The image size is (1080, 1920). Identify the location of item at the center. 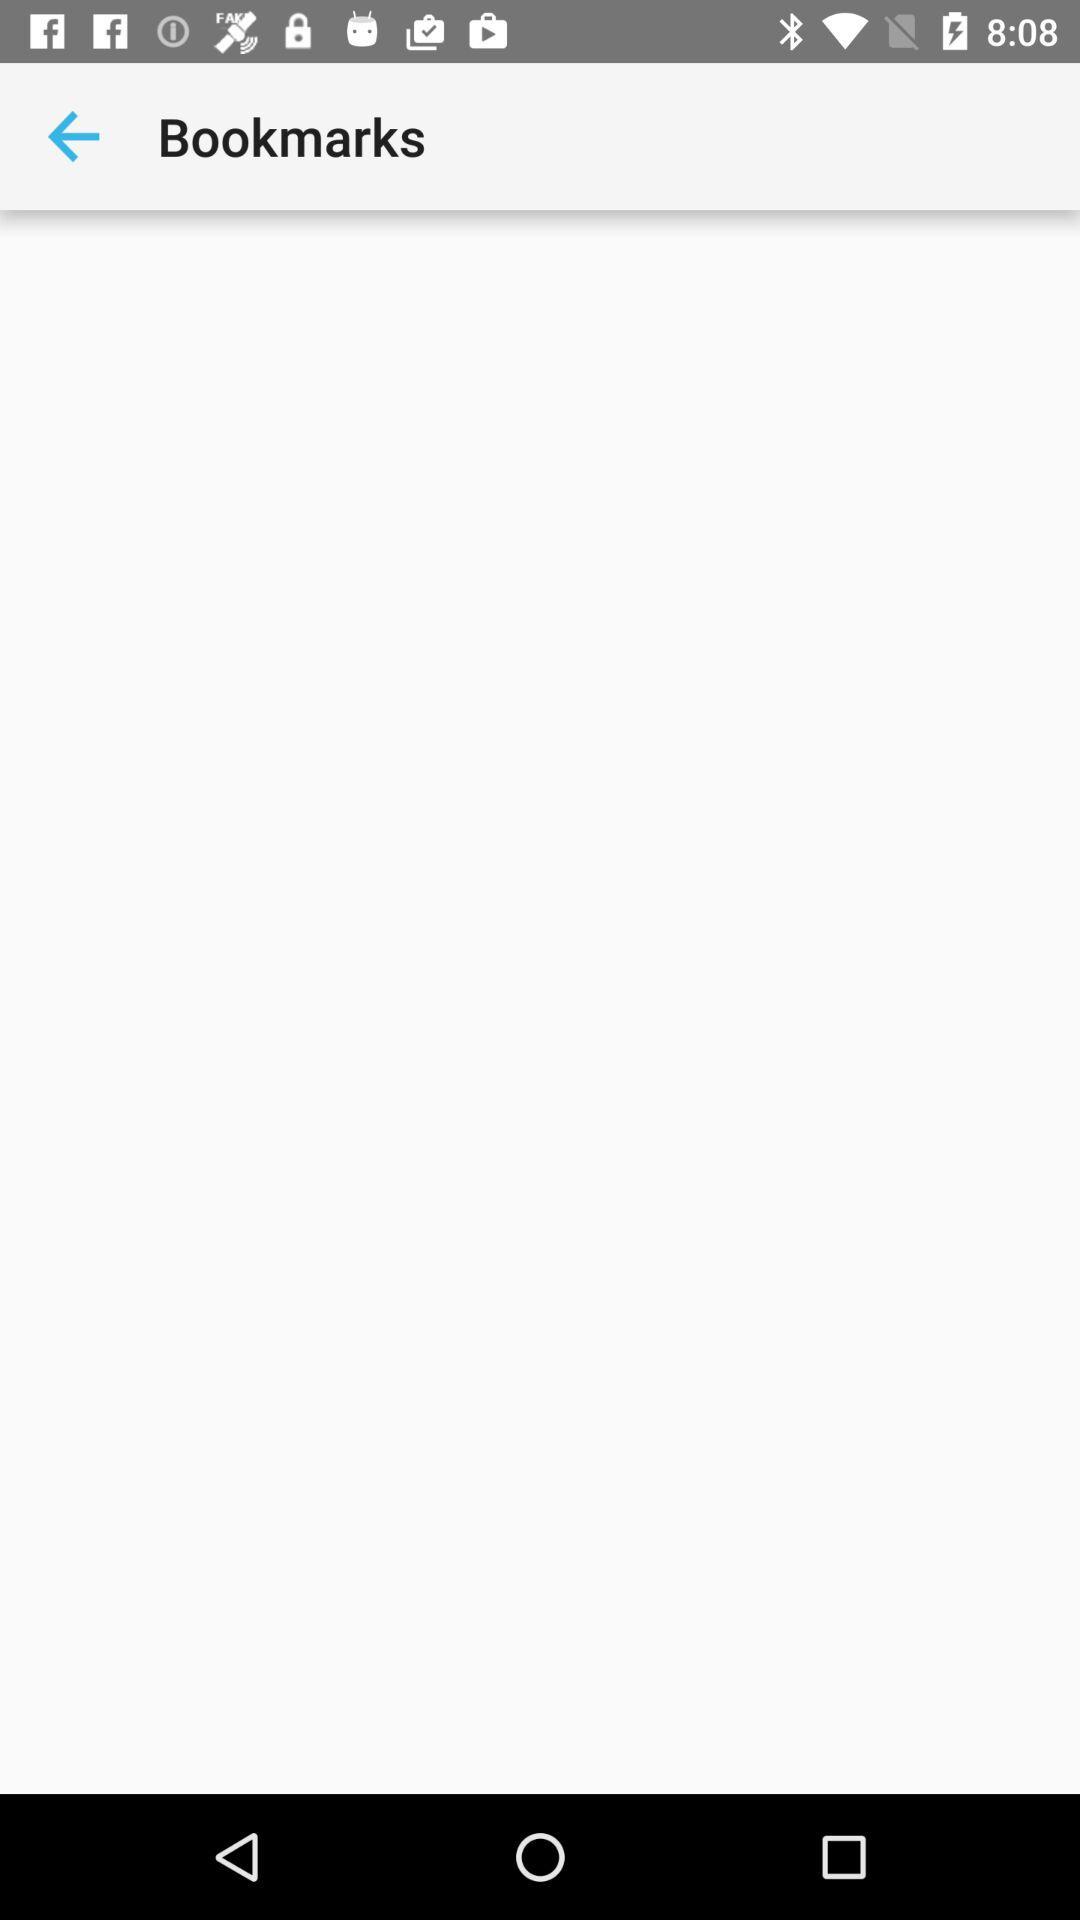
(540, 1002).